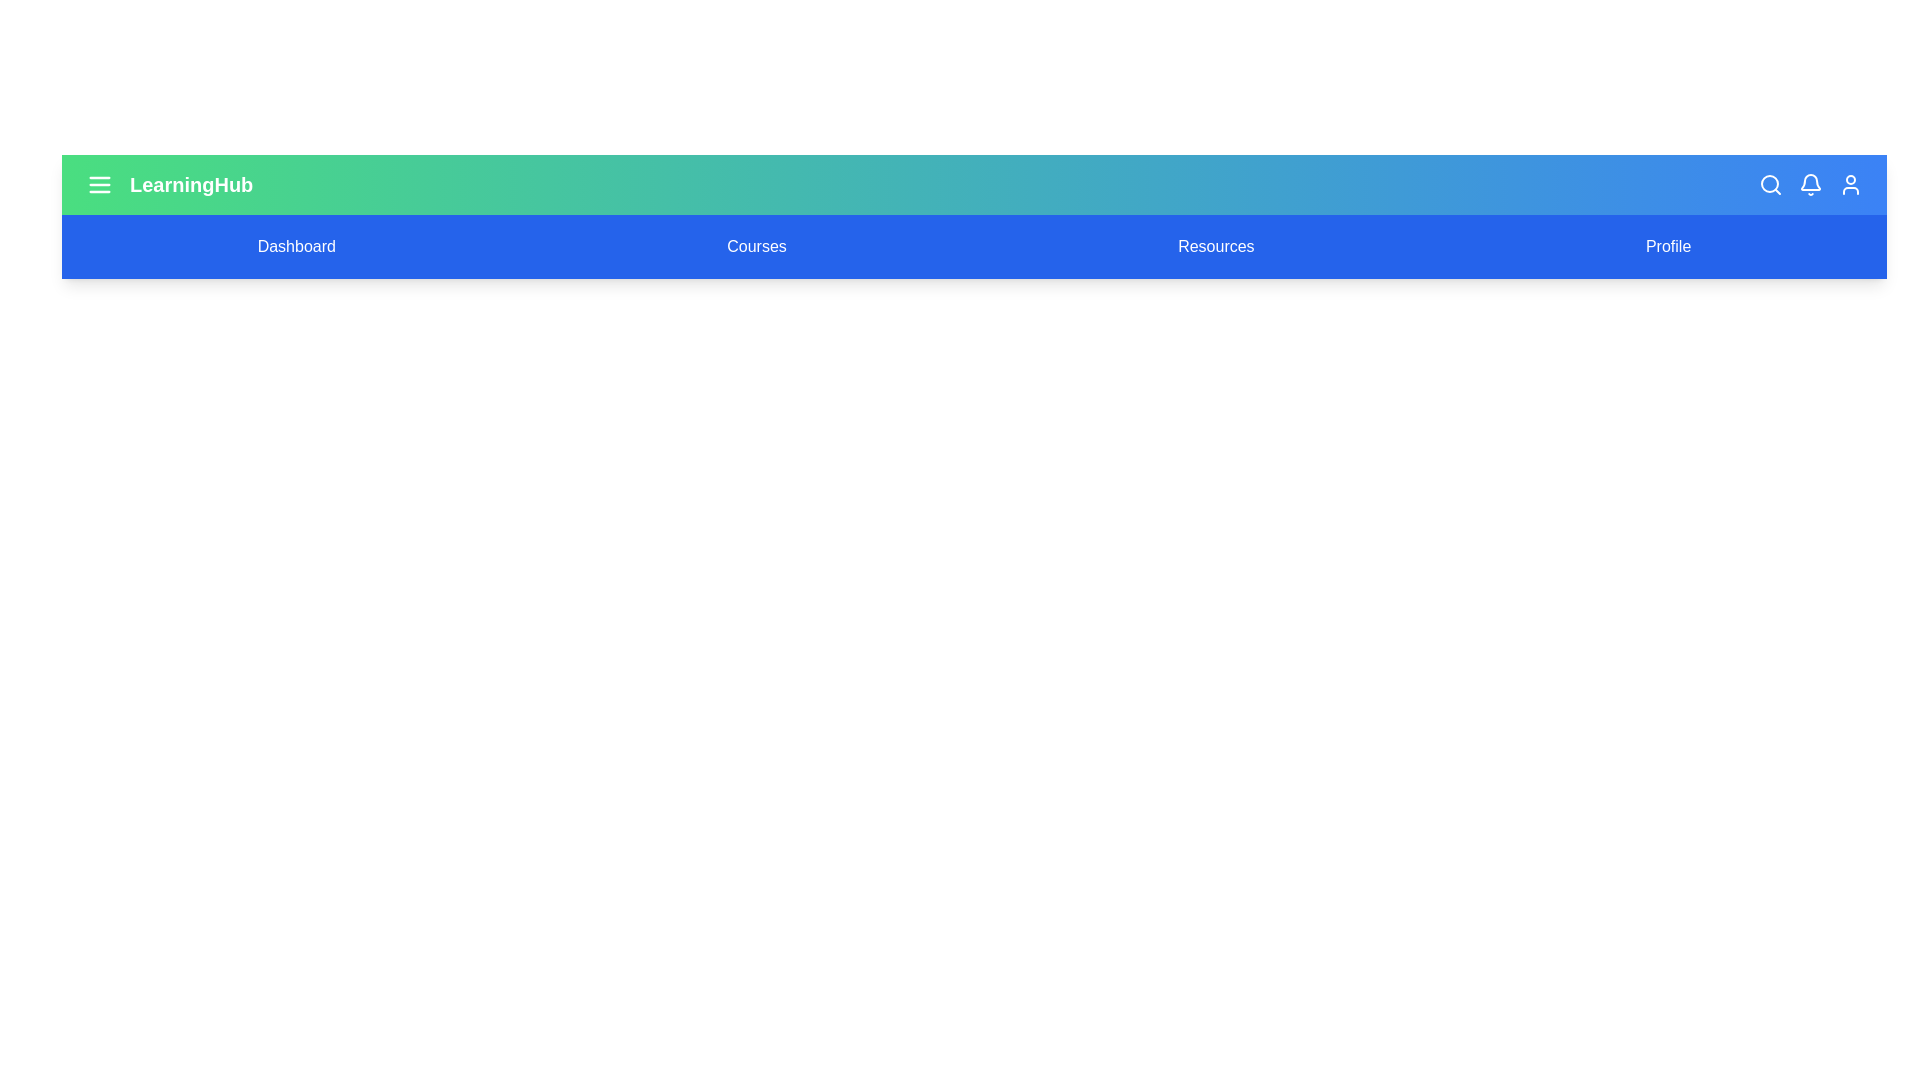 The width and height of the screenshot is (1920, 1080). I want to click on the user profile icon to access account options, so click(1850, 185).